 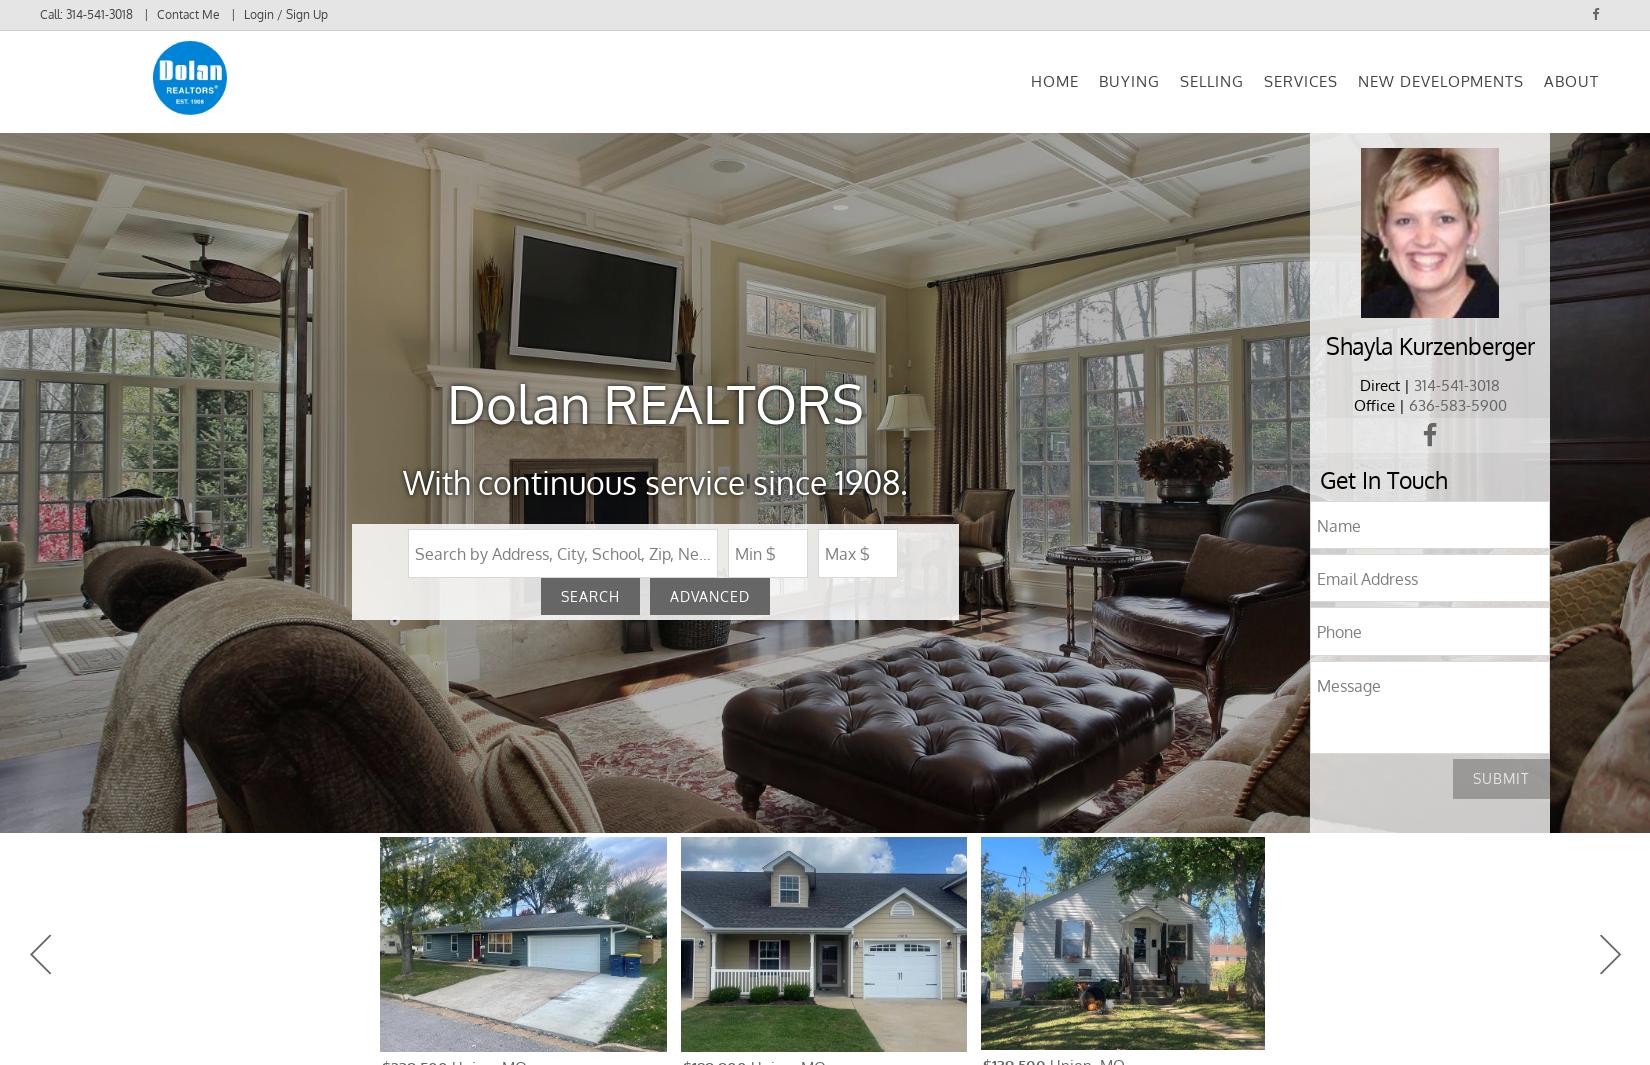 I want to click on 'Kurzenberger', so click(x=1397, y=370).